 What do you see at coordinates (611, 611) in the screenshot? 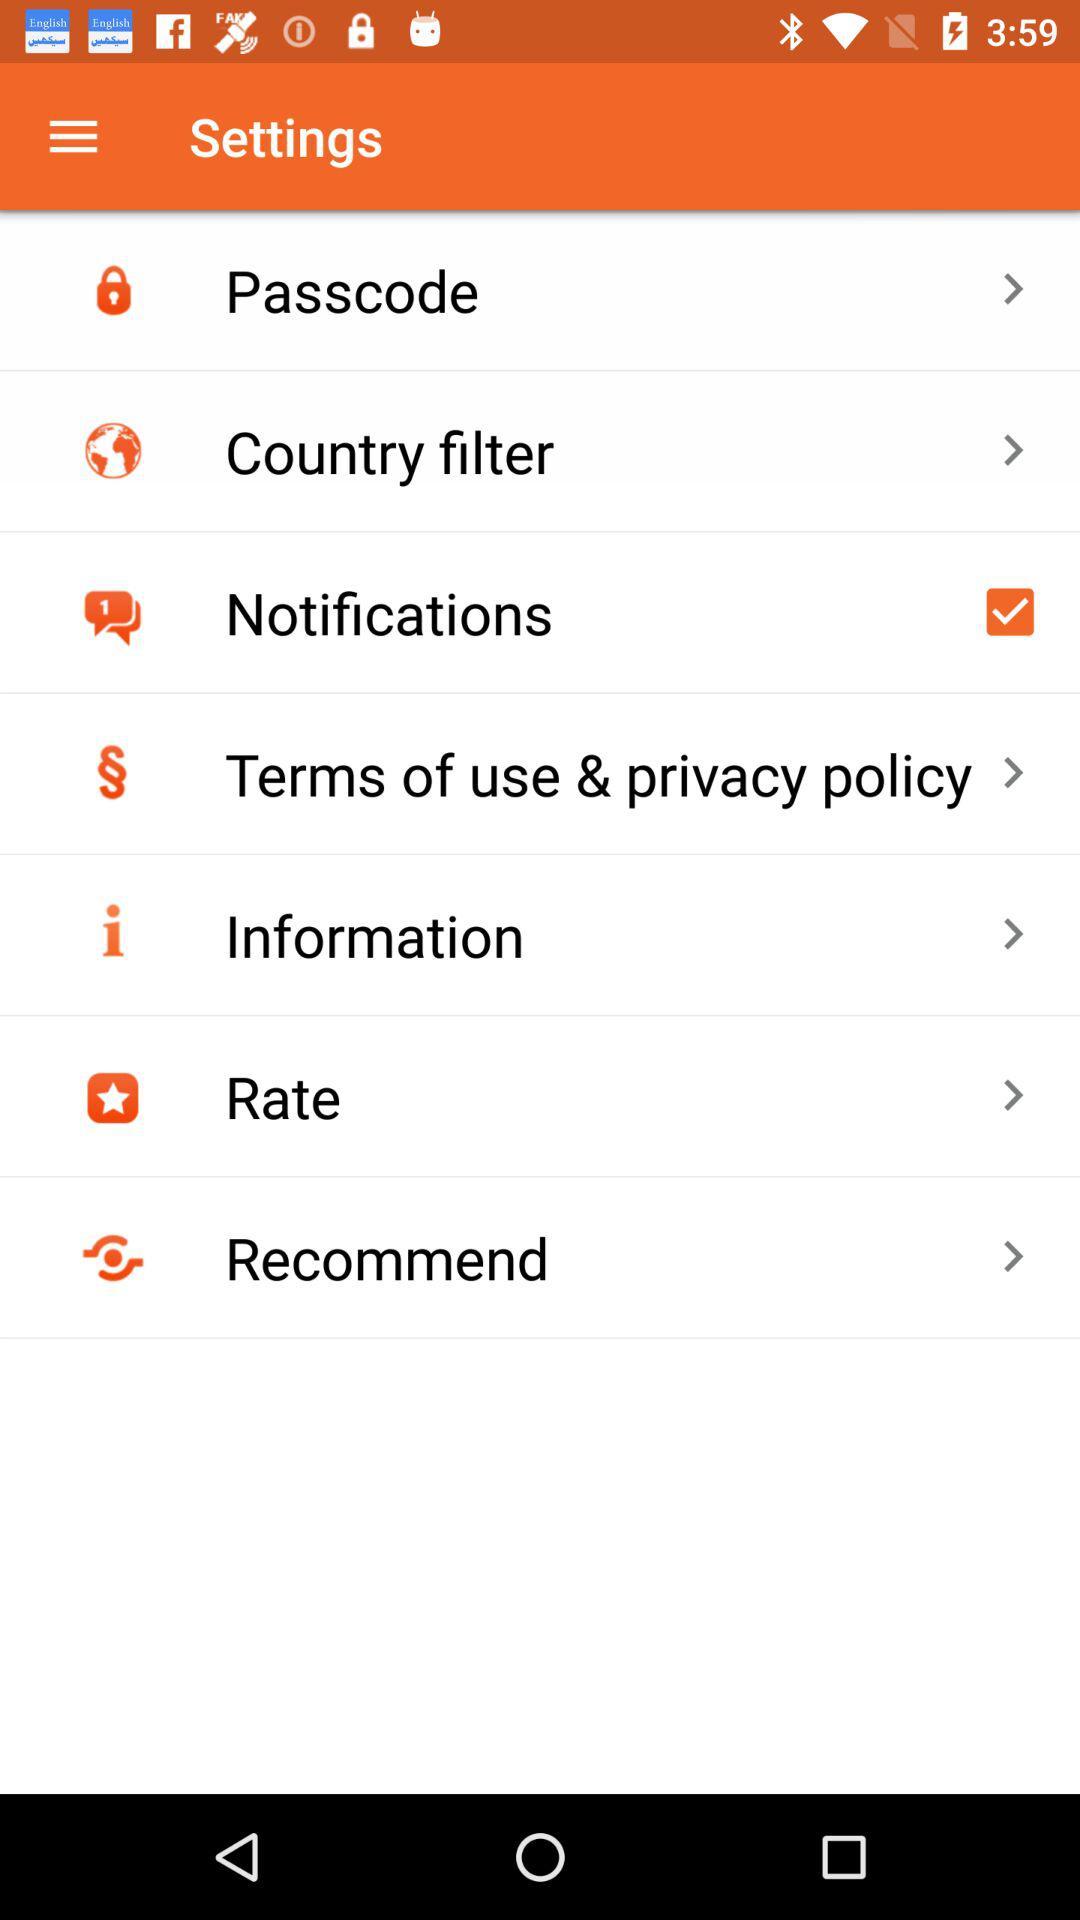
I see `icon below country filter icon` at bounding box center [611, 611].